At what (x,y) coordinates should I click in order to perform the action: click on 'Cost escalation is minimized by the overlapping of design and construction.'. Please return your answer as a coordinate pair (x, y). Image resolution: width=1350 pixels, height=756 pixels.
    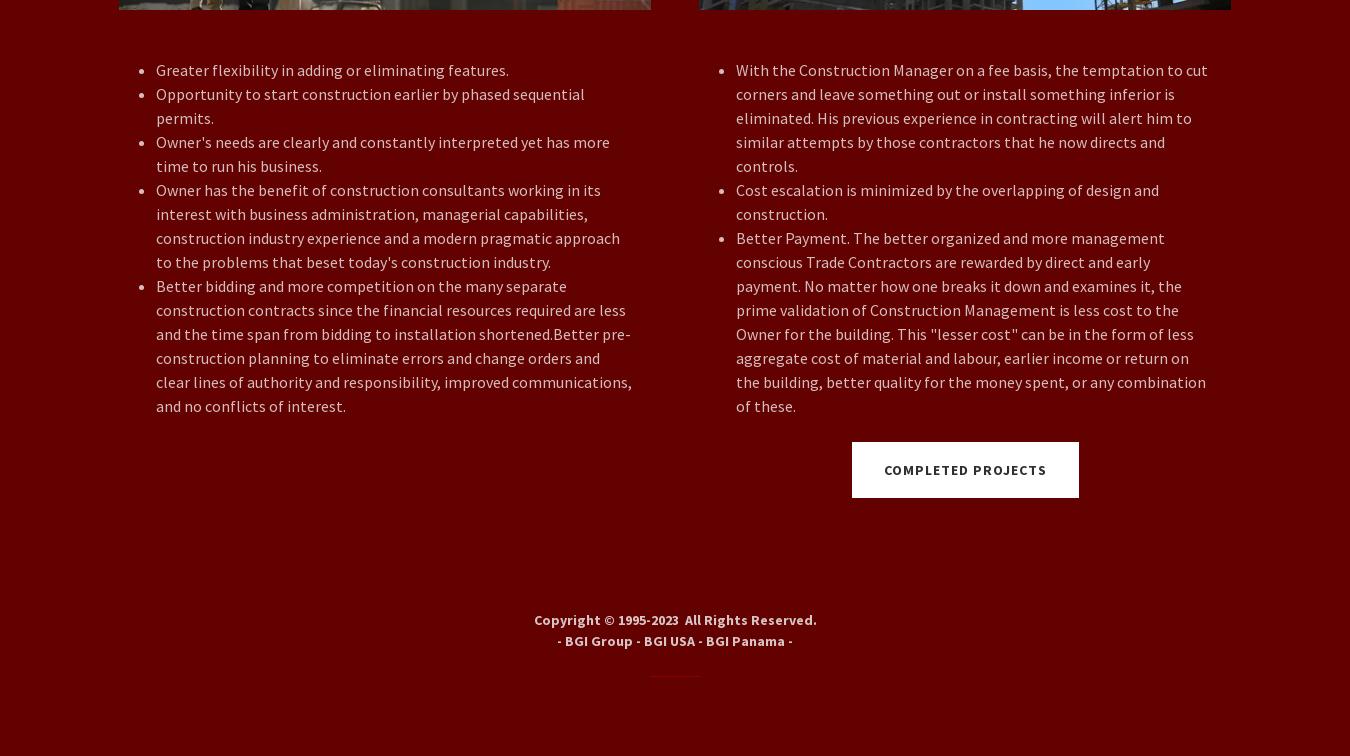
    Looking at the image, I should click on (945, 202).